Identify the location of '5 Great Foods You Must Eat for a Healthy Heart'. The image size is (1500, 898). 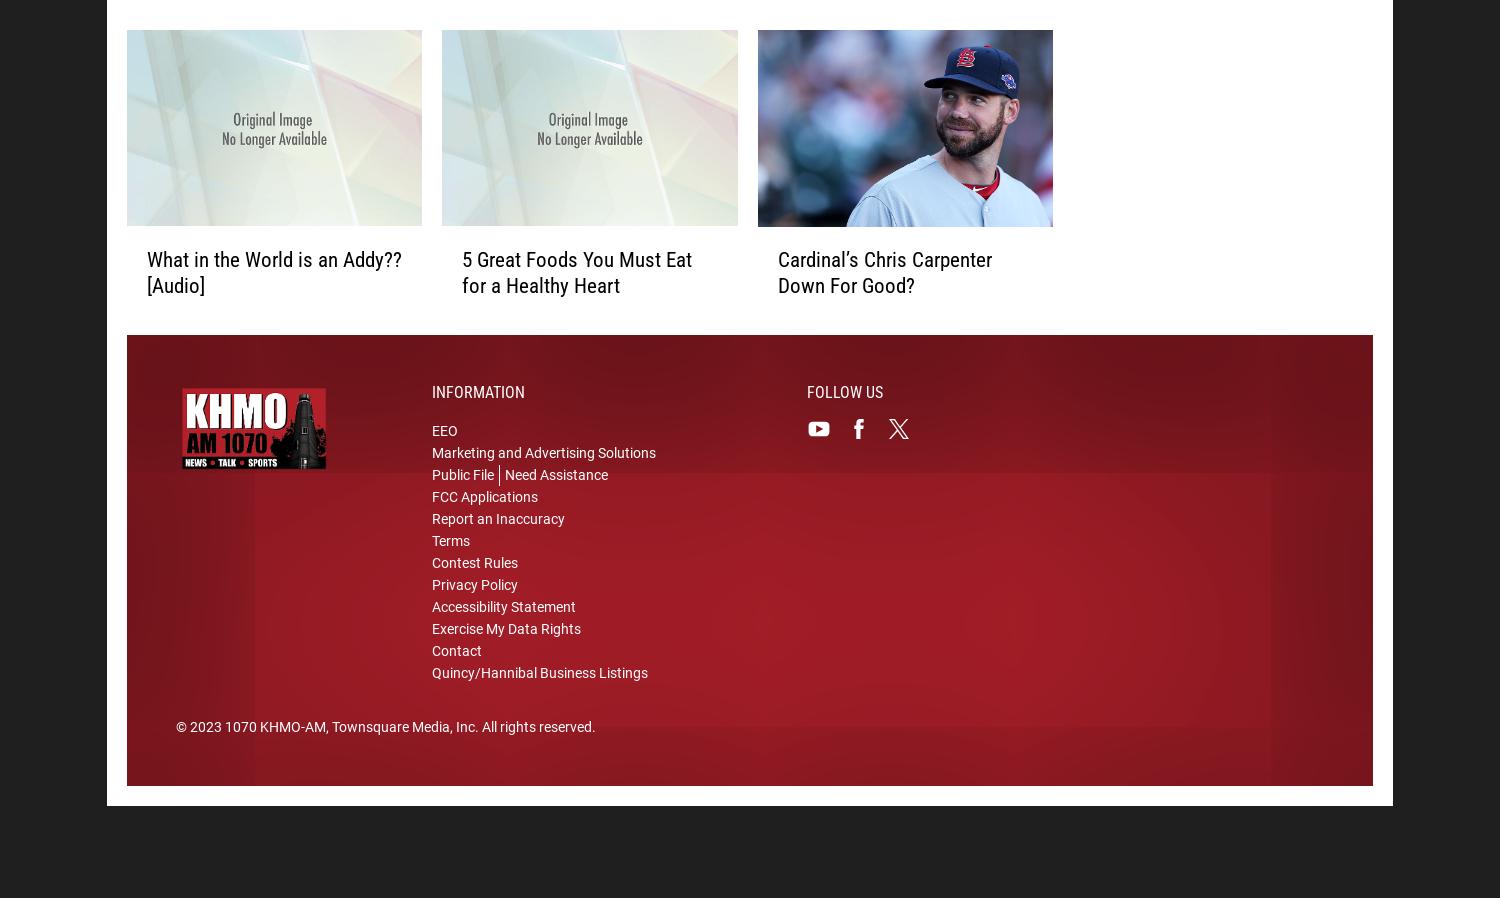
(576, 275).